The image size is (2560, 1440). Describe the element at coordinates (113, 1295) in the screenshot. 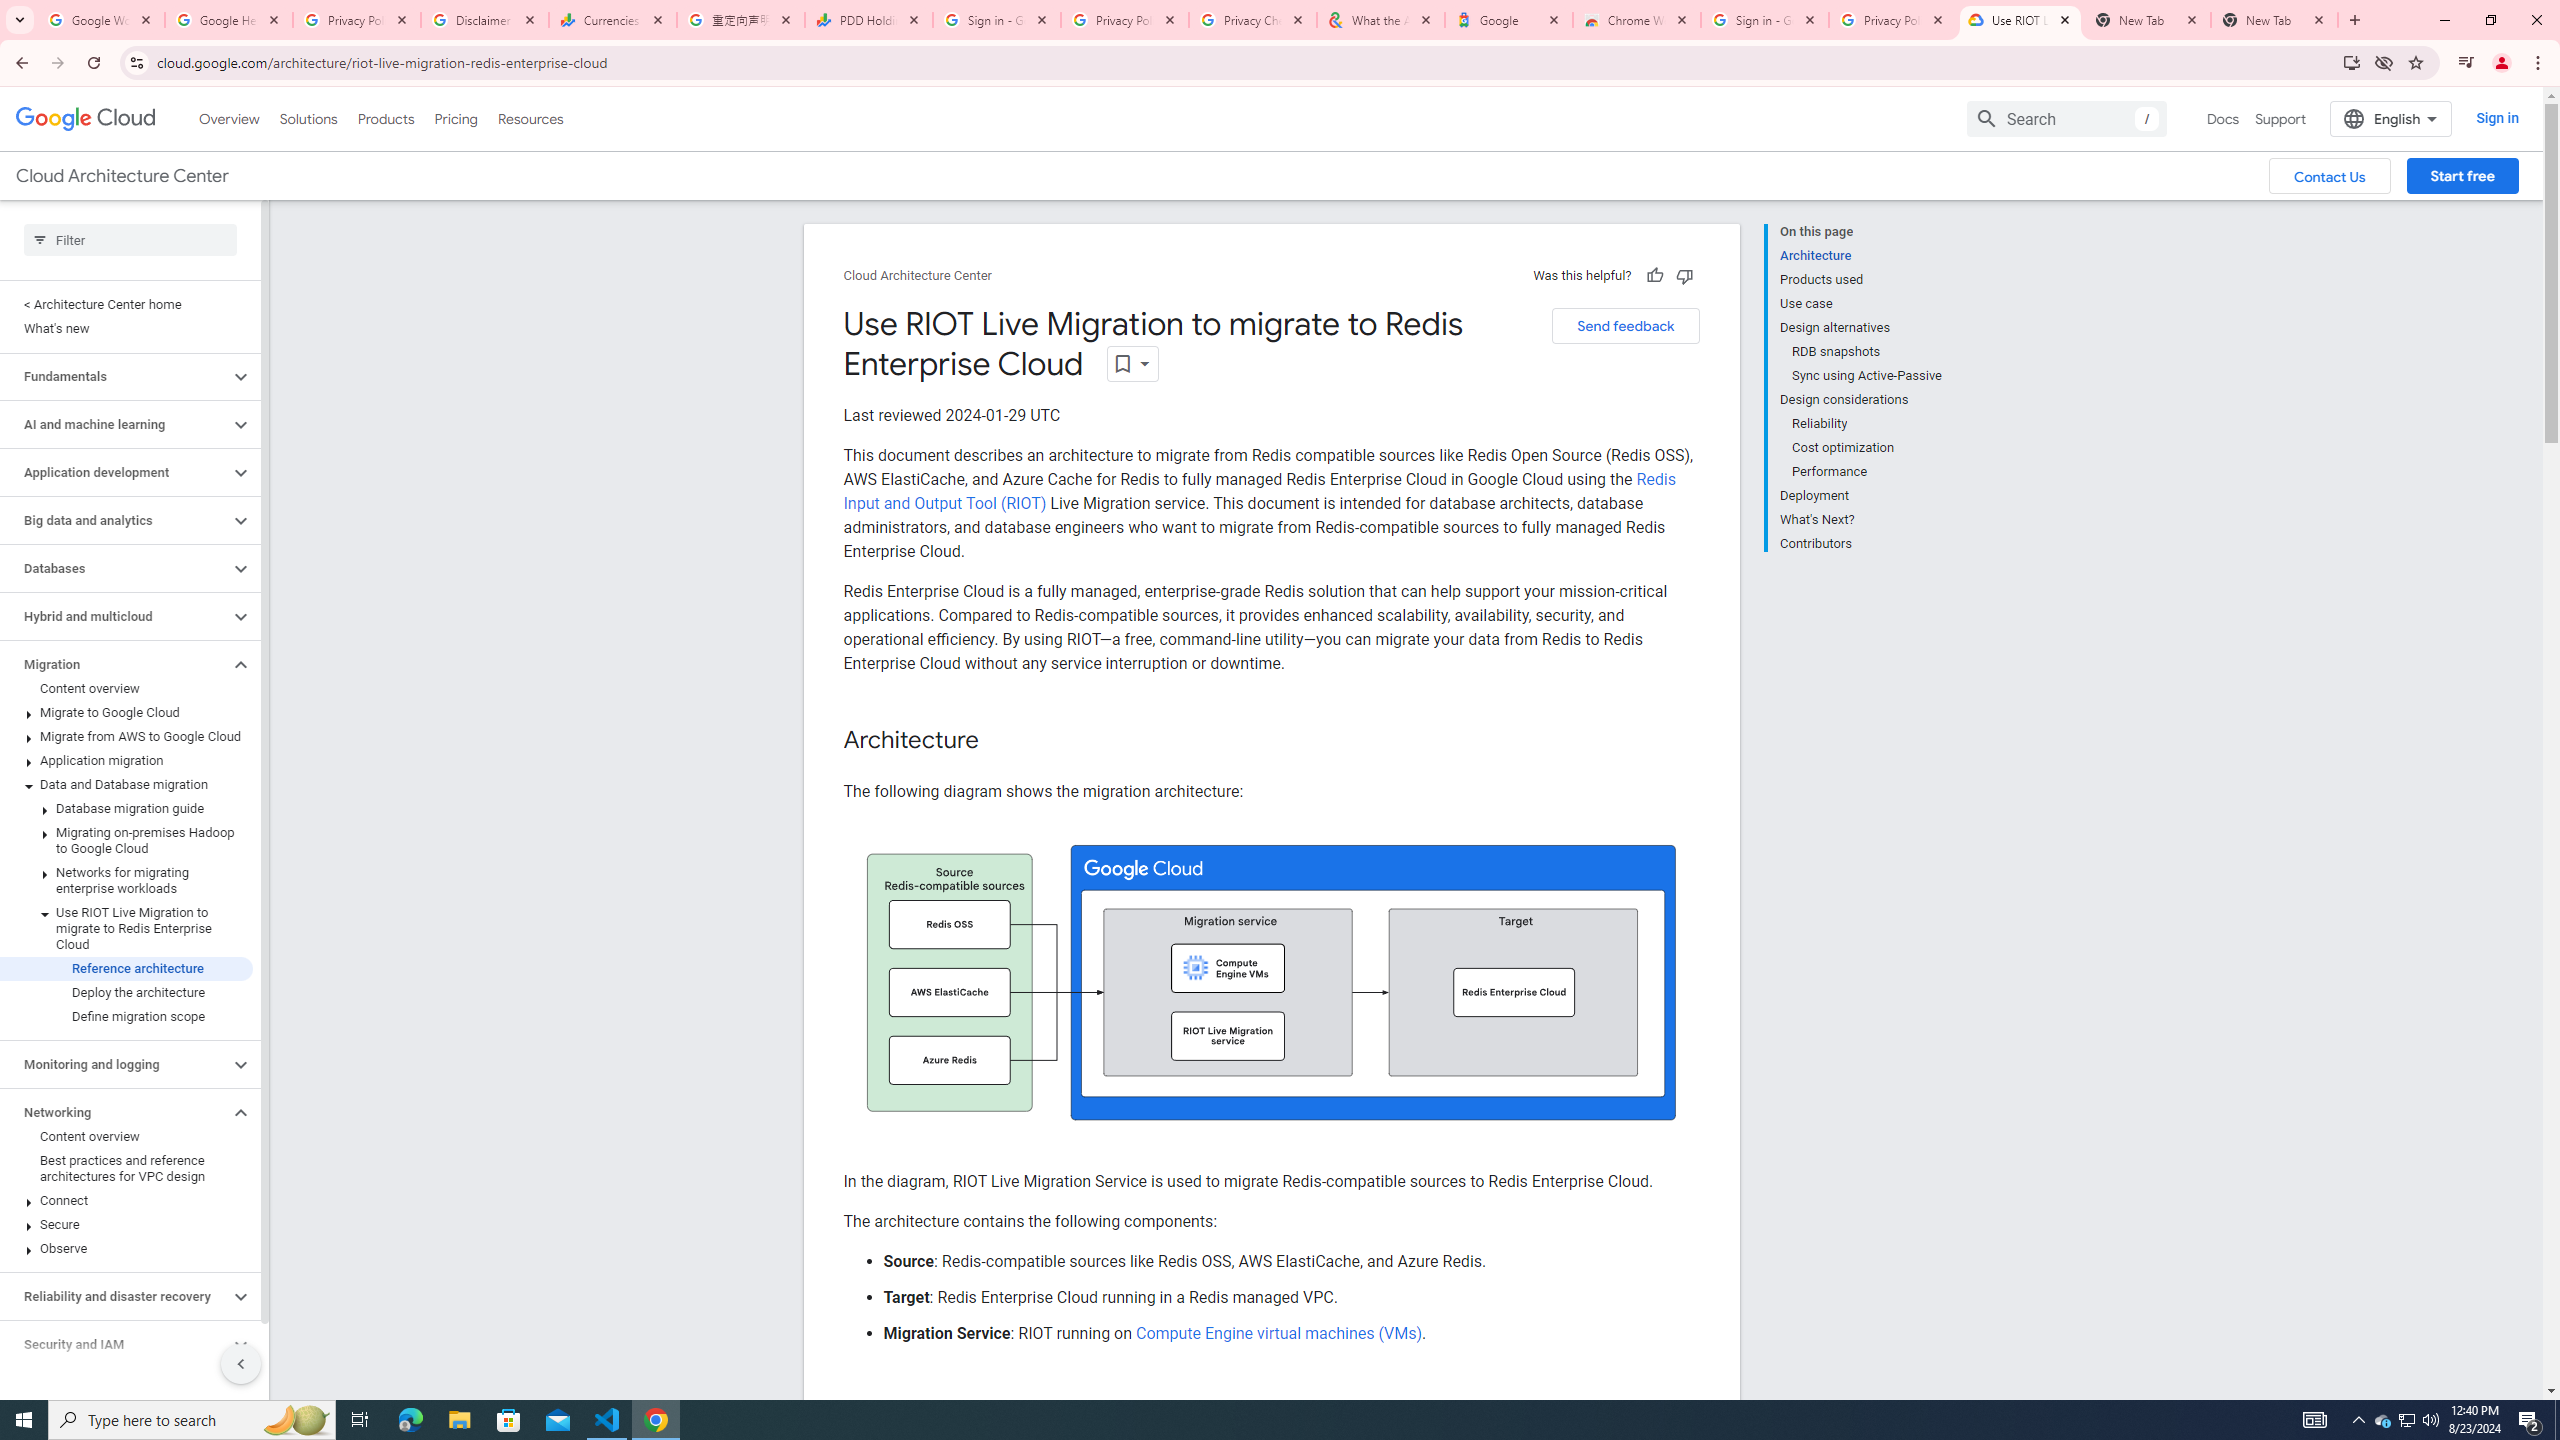

I see `'Reliability and disaster recovery'` at that location.